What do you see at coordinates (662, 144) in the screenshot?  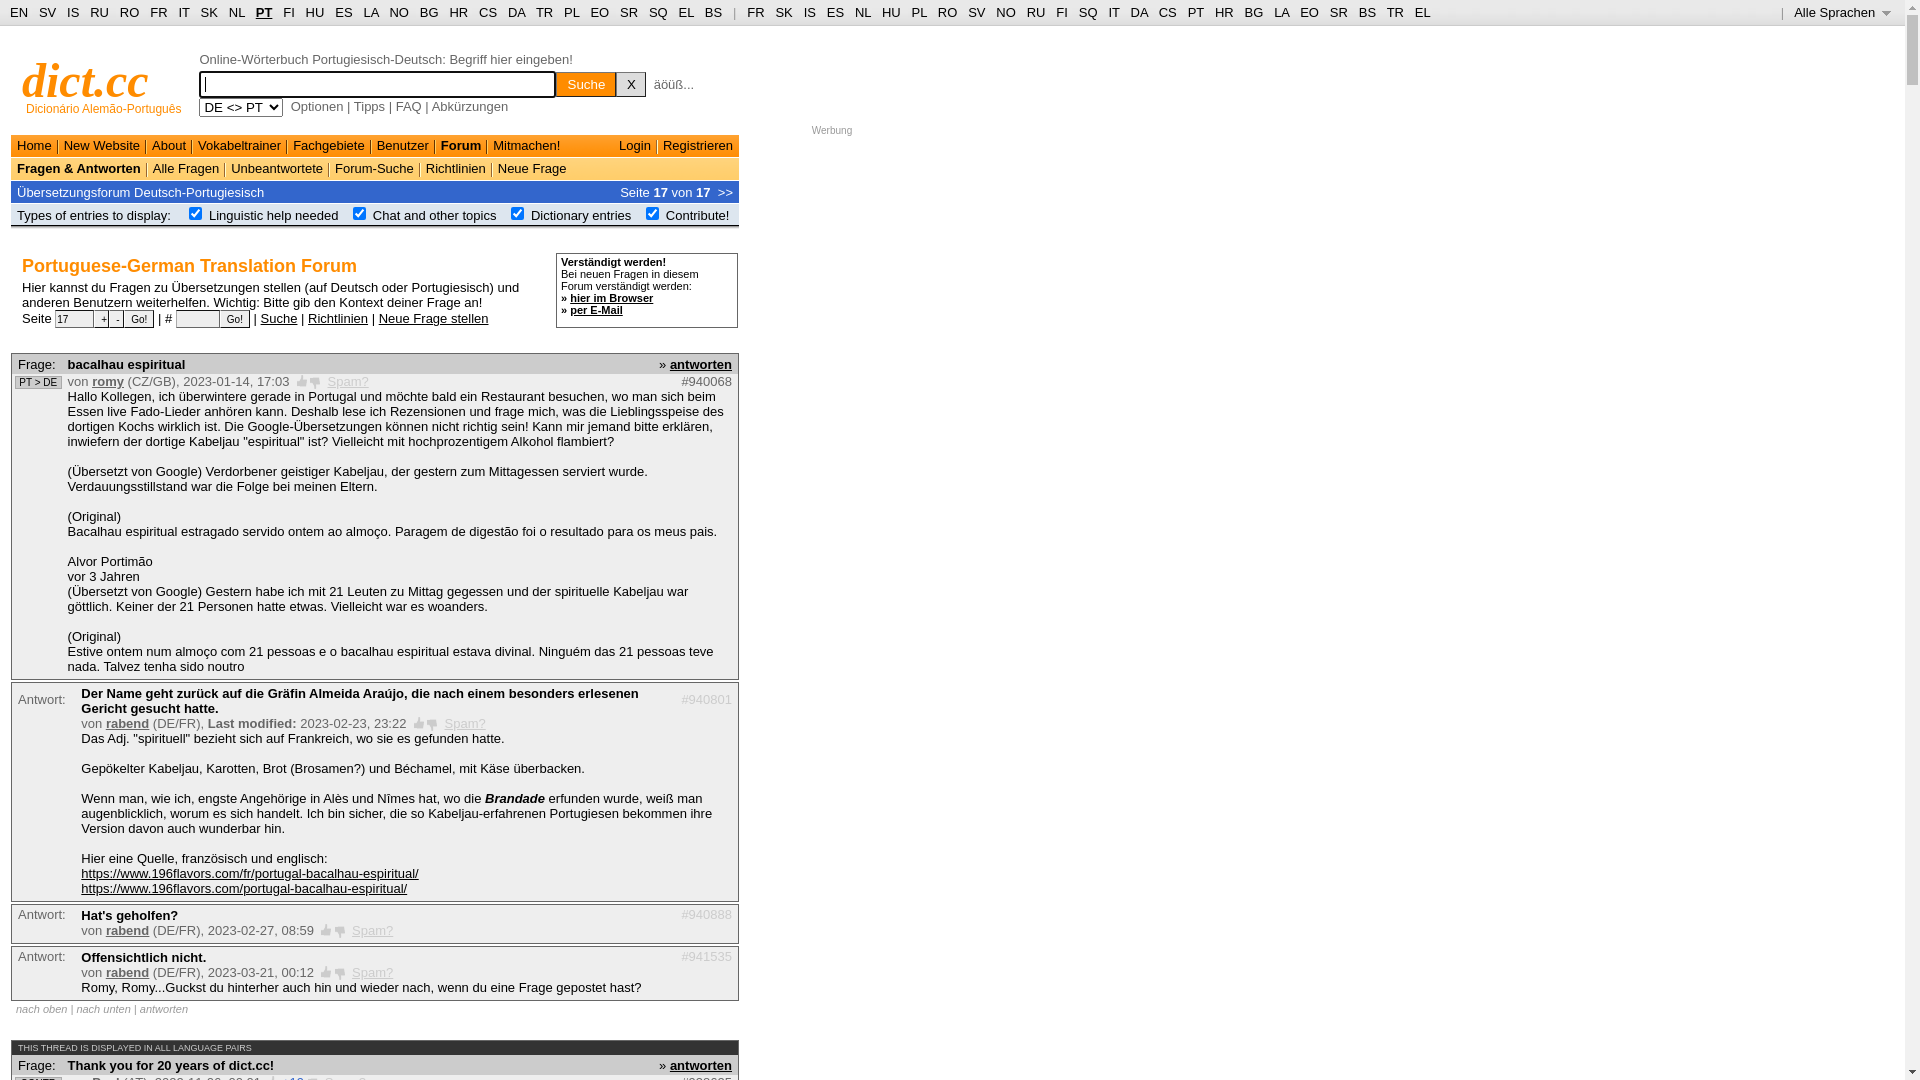 I see `'Registrieren'` at bounding box center [662, 144].